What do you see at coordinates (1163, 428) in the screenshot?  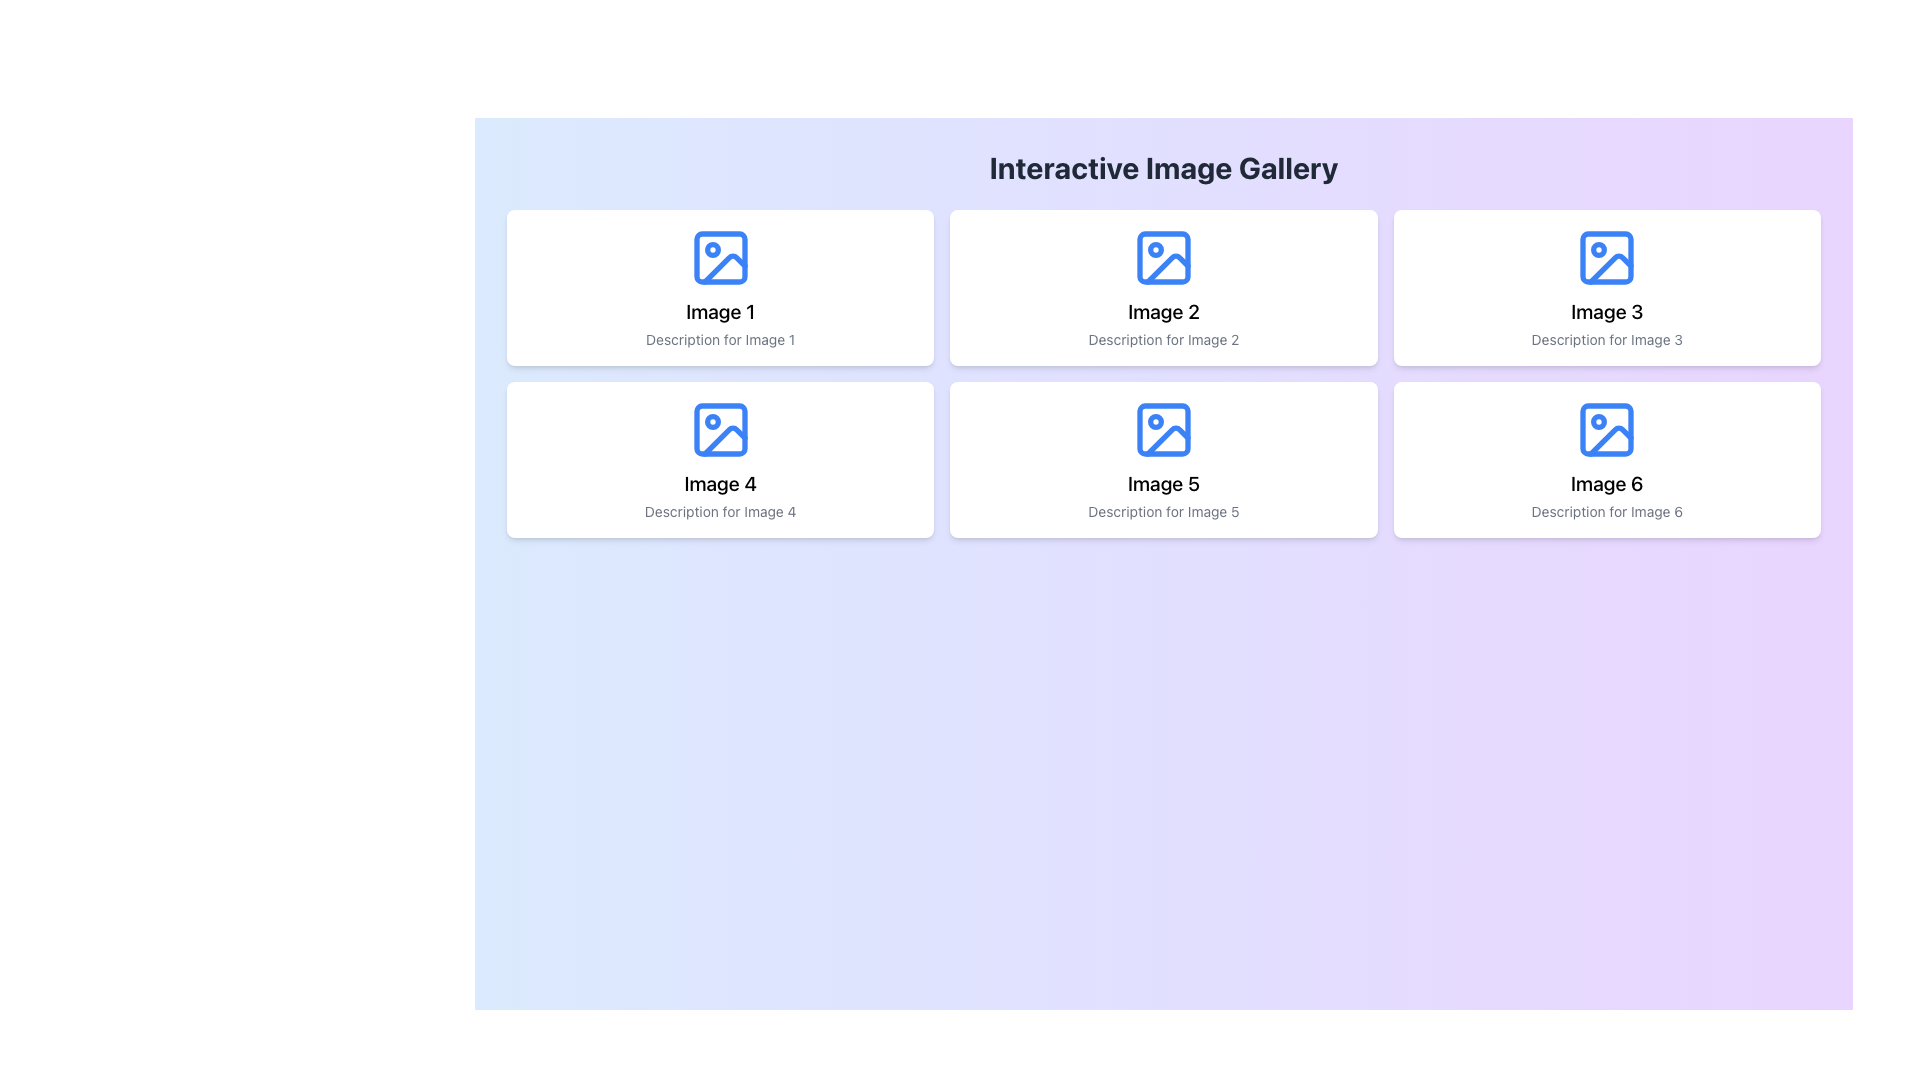 I see `the blue picture frame icon with a sun or moon in the top left corner, located inside the card labeled 'Image 5' and 'Description for Image 5' at the center of the bottom row in a 2x3 grid layout` at bounding box center [1163, 428].